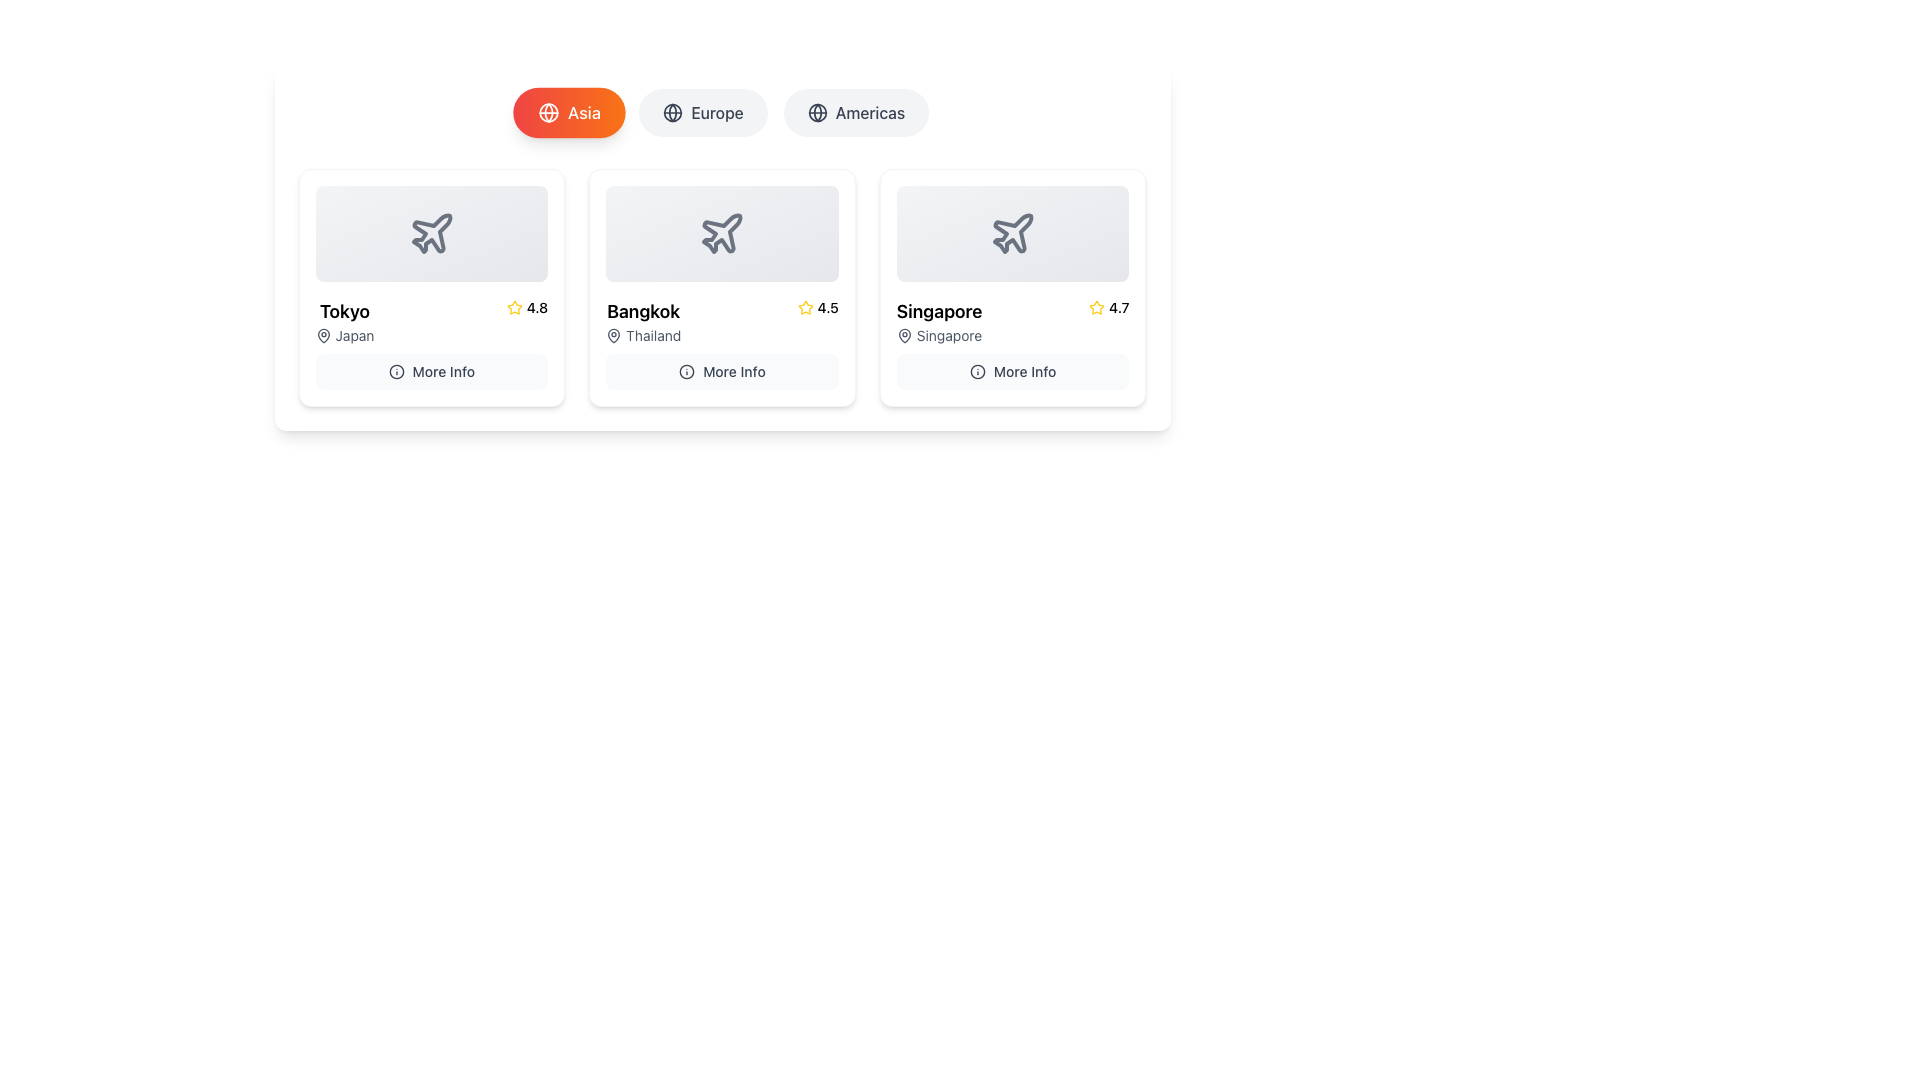 The image size is (1920, 1080). What do you see at coordinates (673, 112) in the screenshot?
I see `the decorative vector graphic component that represents a globe next to the 'Asia' category button, located in the top-left section of the category buttons row` at bounding box center [673, 112].